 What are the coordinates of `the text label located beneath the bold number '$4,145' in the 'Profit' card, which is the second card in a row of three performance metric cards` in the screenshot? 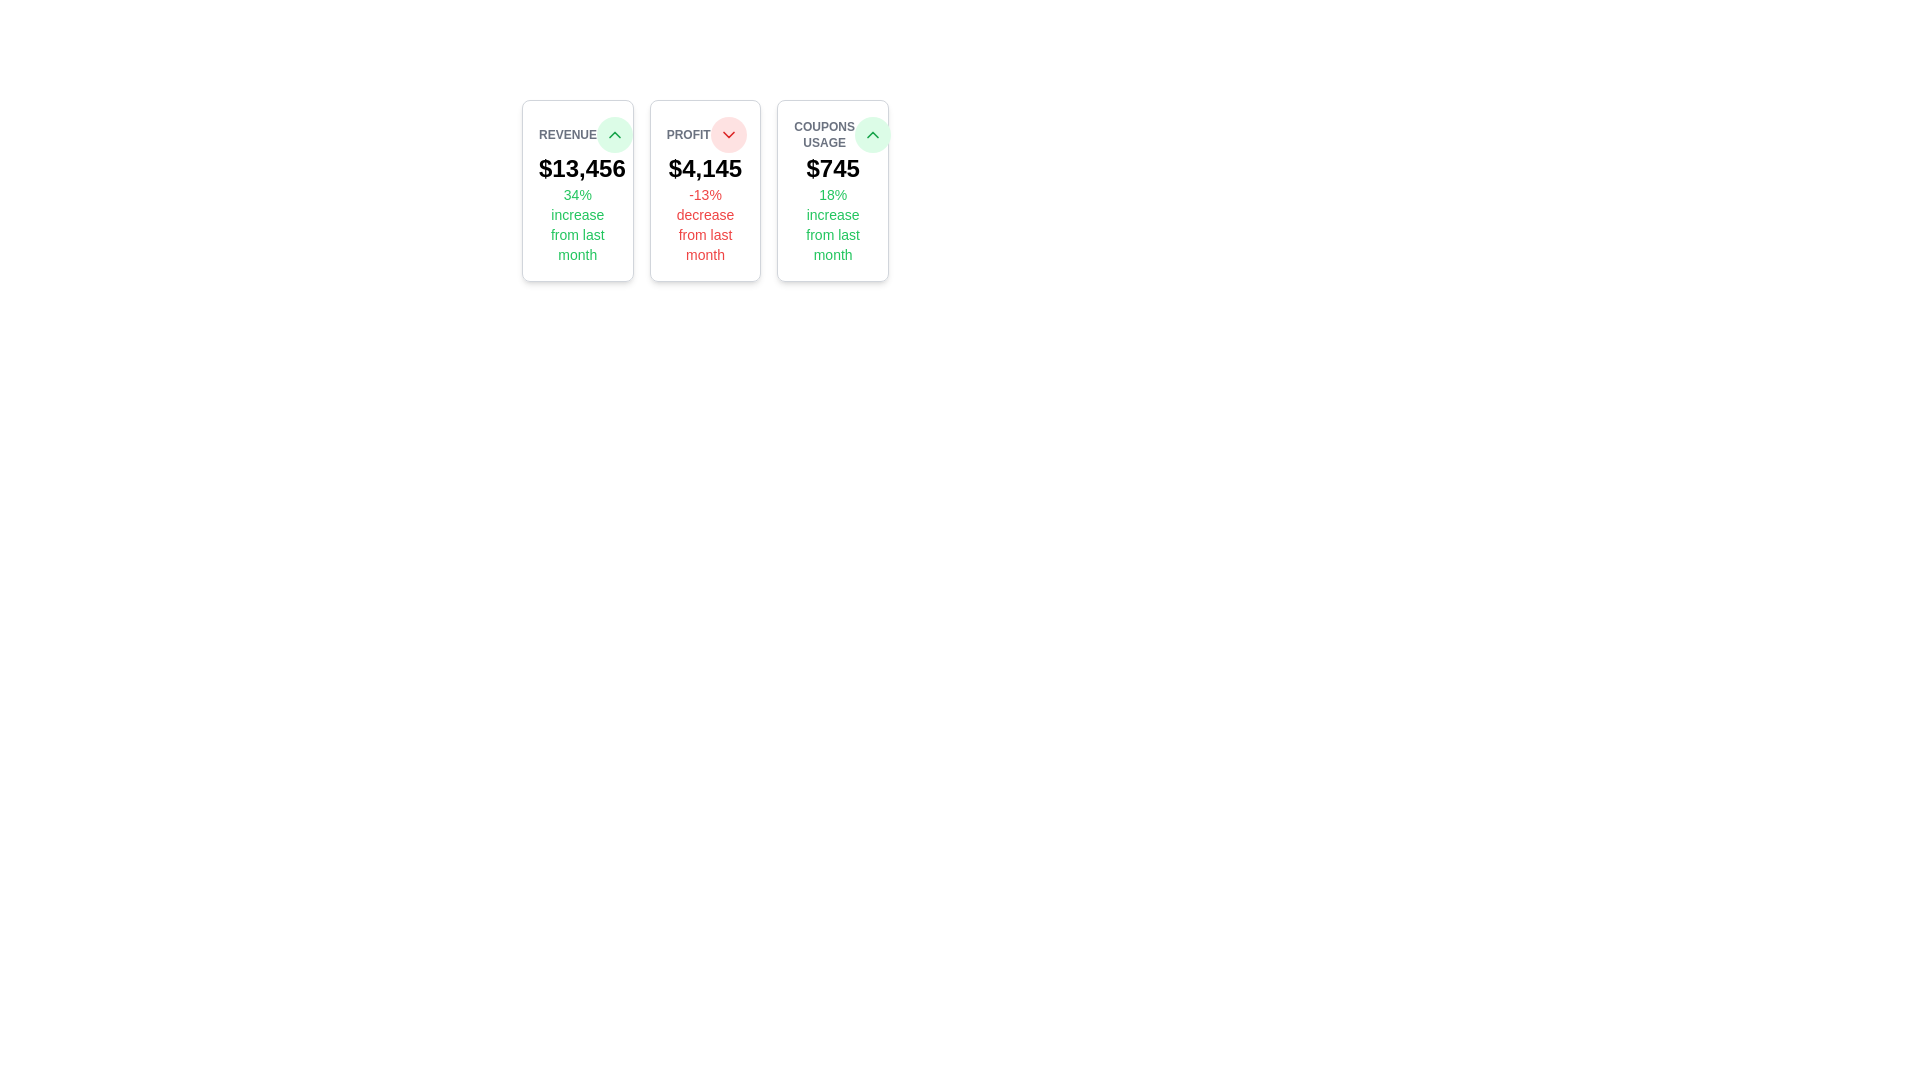 It's located at (705, 224).